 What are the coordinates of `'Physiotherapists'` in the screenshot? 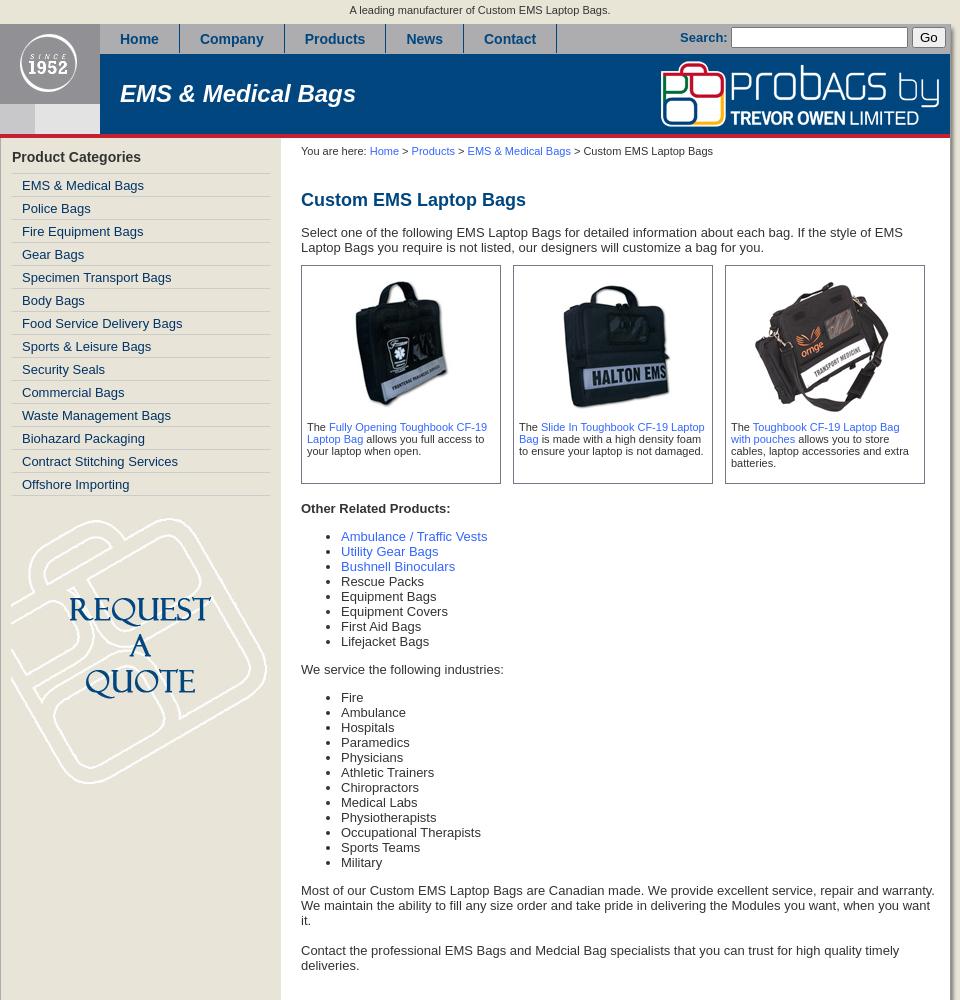 It's located at (387, 816).